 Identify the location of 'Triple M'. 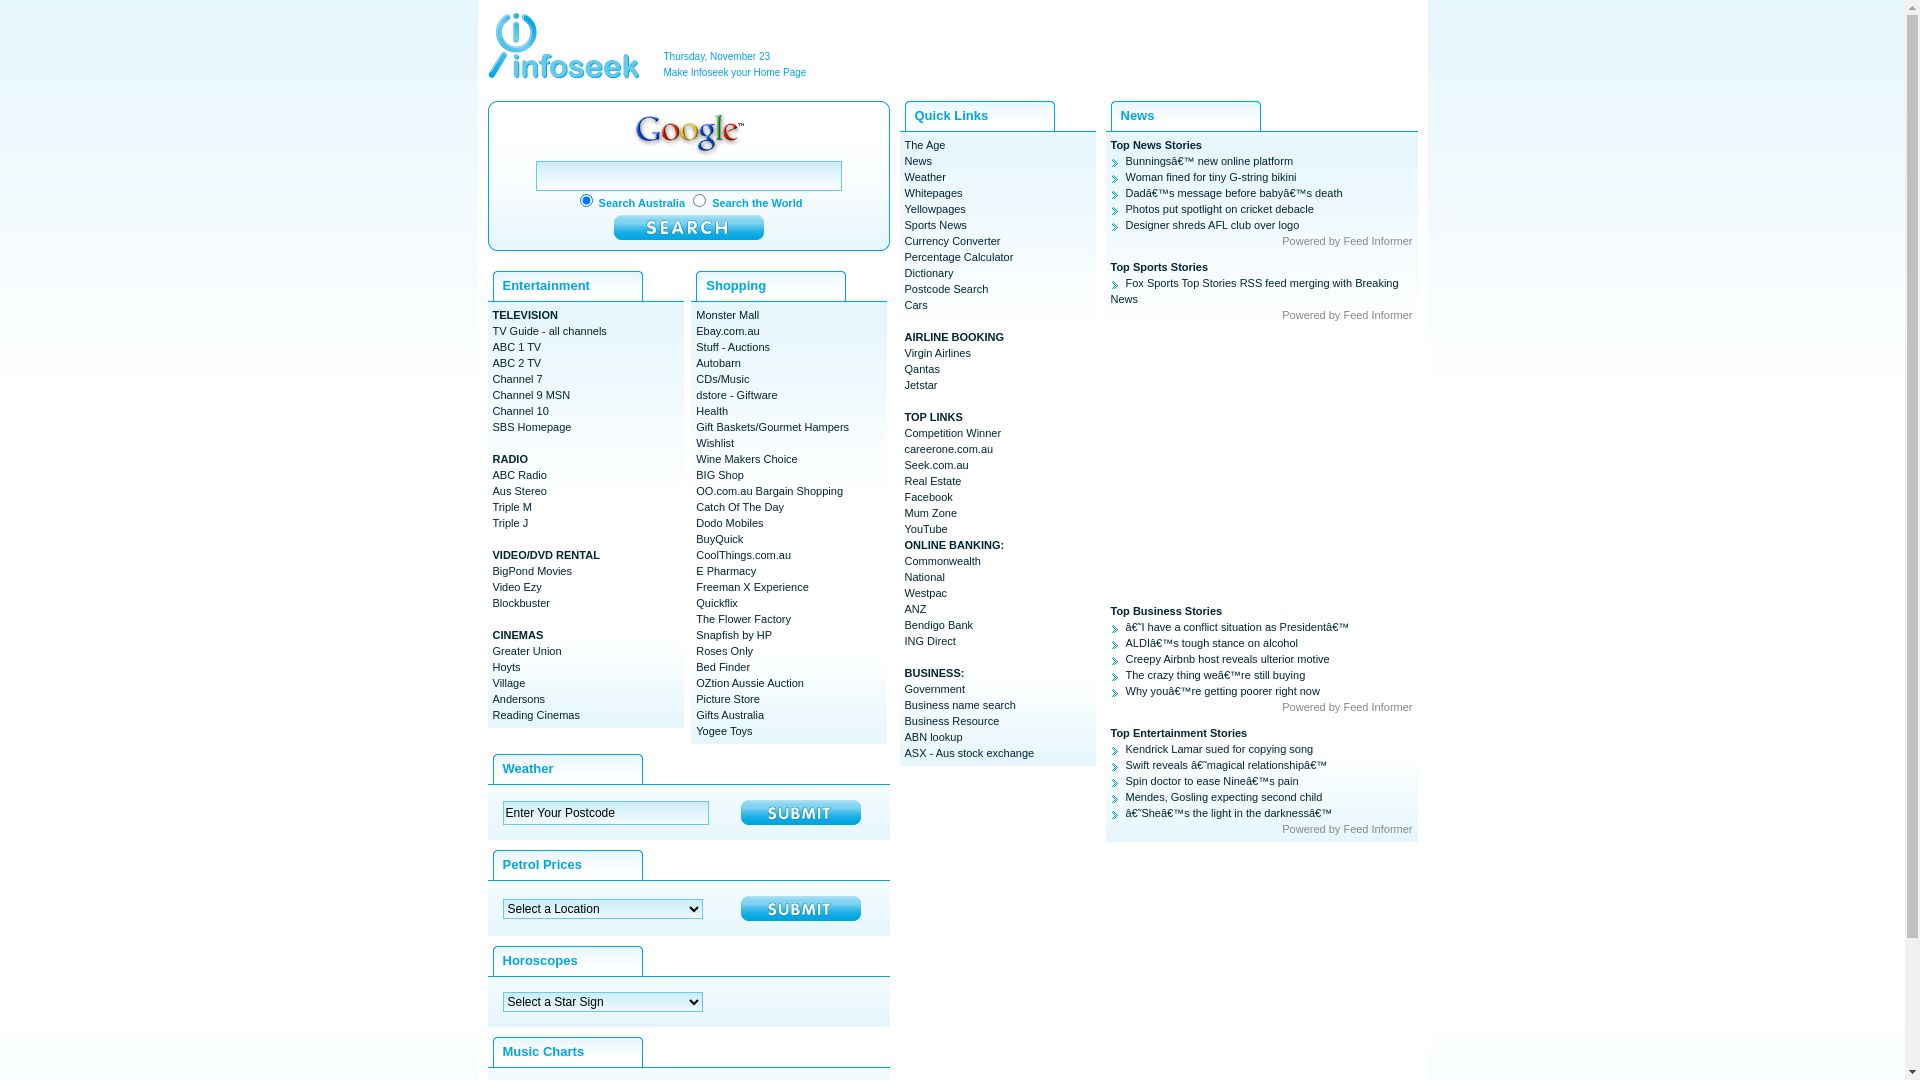
(511, 505).